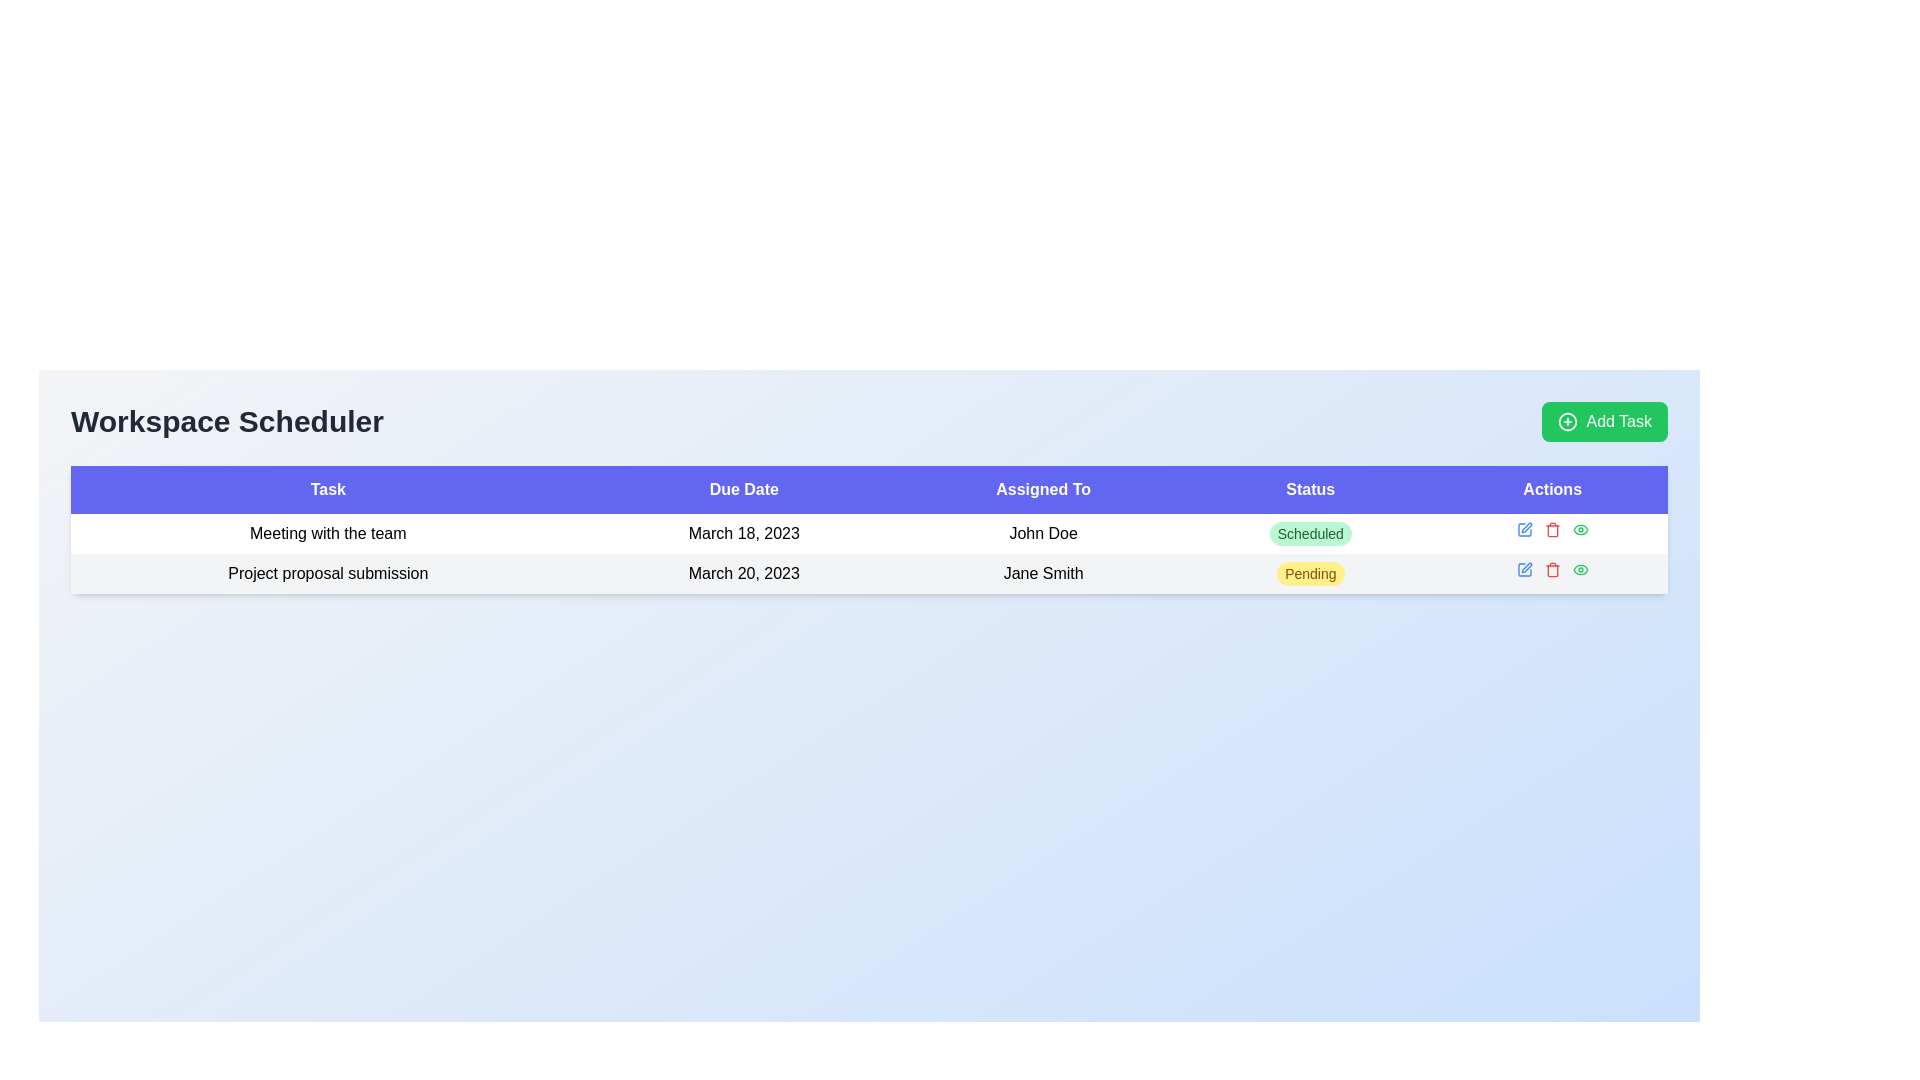  Describe the element at coordinates (743, 489) in the screenshot. I see `the 'Due Date' label, which is styled with a bold white font on a solid blue background, located in the header row of the table between the 'Task' and 'Assigned To' columns` at that location.